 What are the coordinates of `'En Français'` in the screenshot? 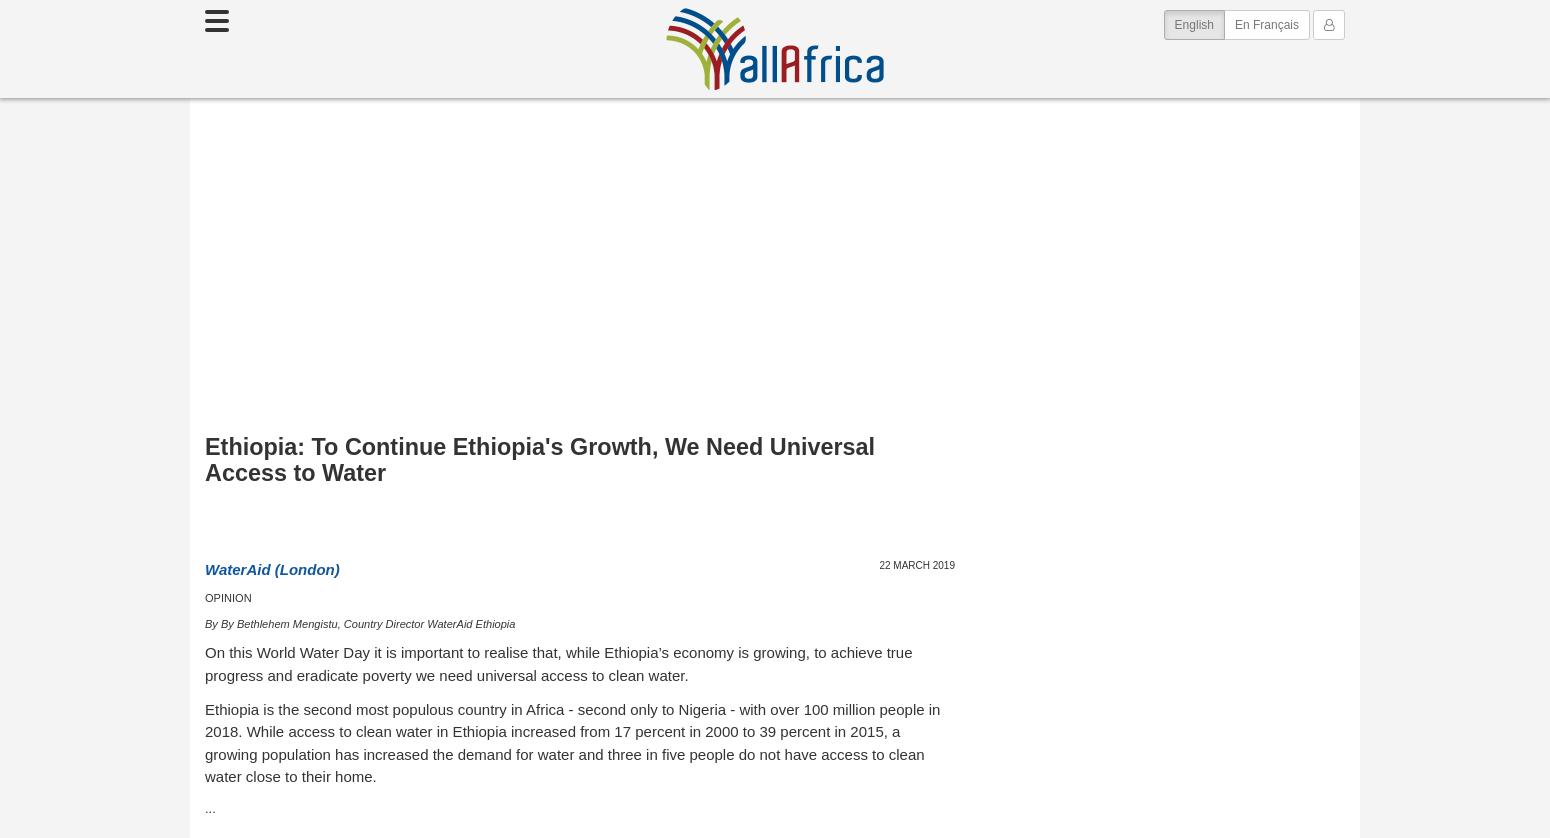 It's located at (1265, 24).